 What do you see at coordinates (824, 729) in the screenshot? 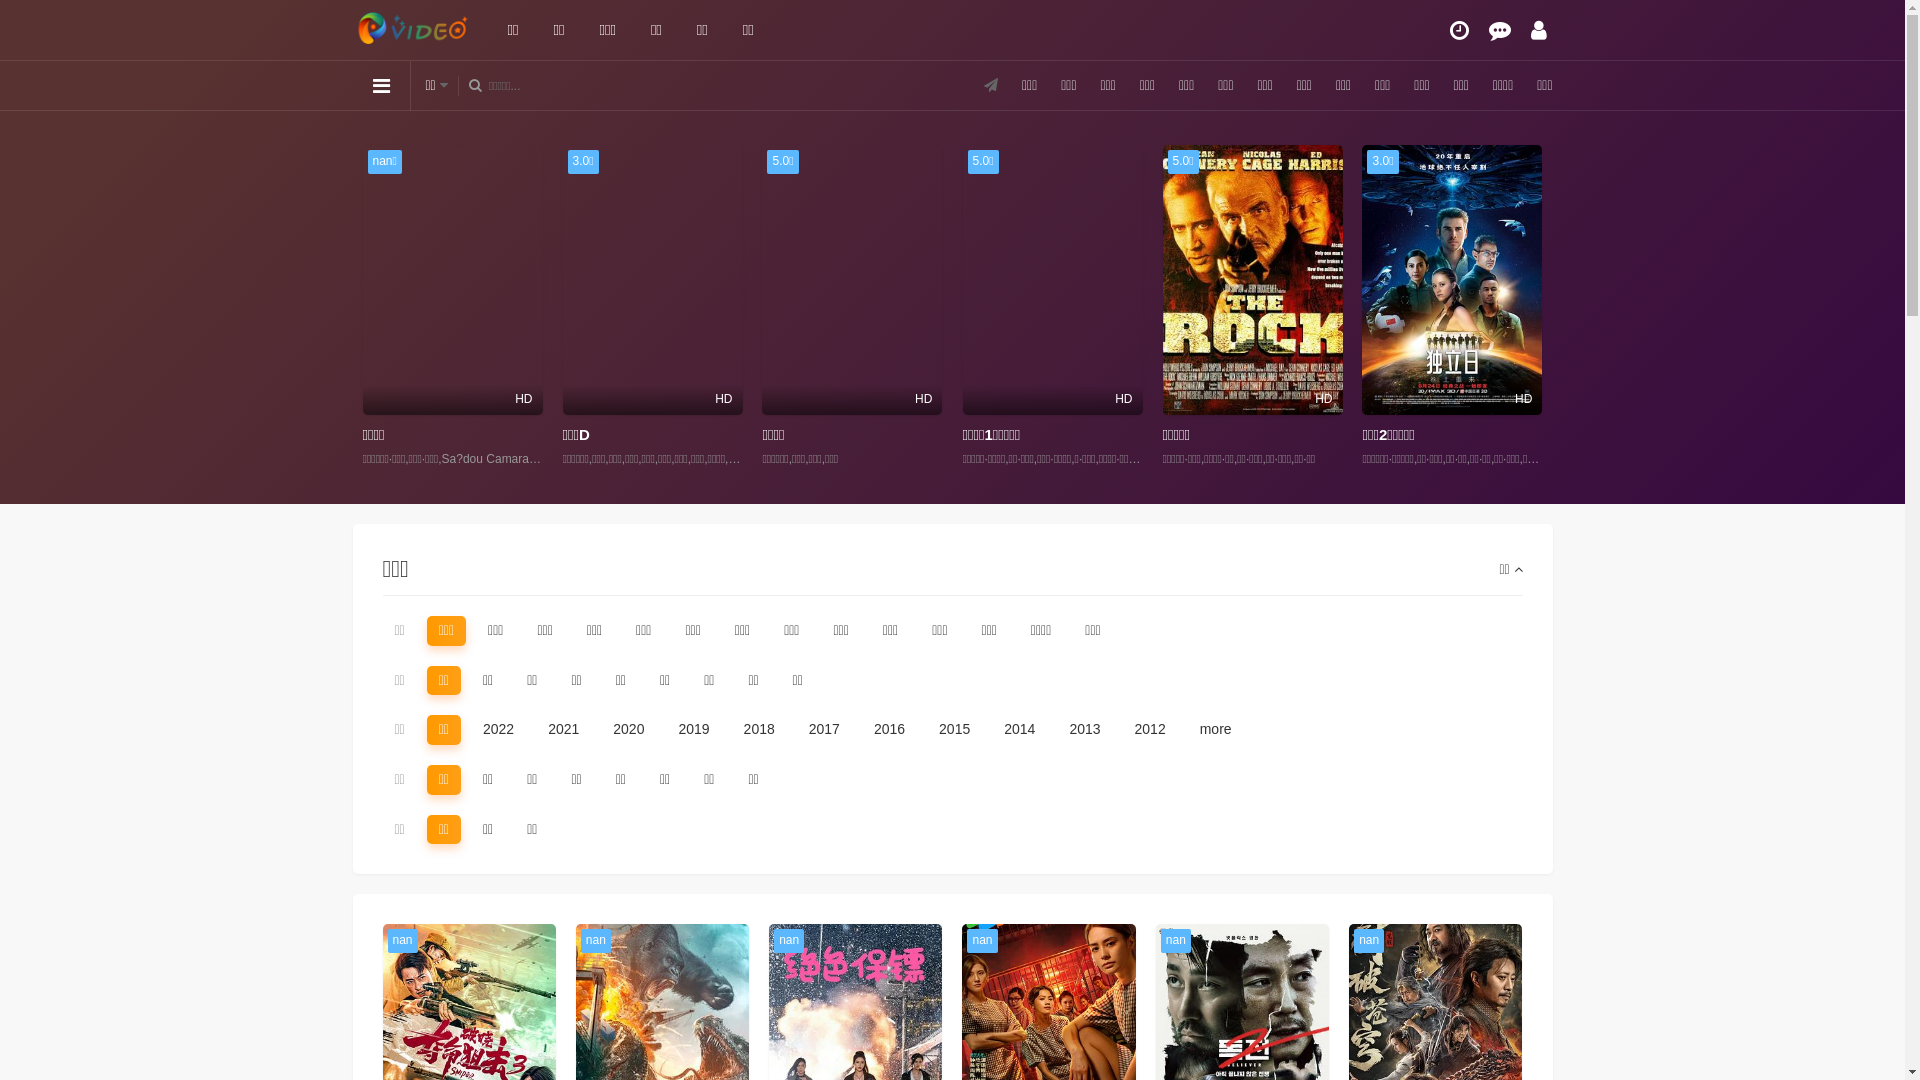
I see `'2017'` at bounding box center [824, 729].